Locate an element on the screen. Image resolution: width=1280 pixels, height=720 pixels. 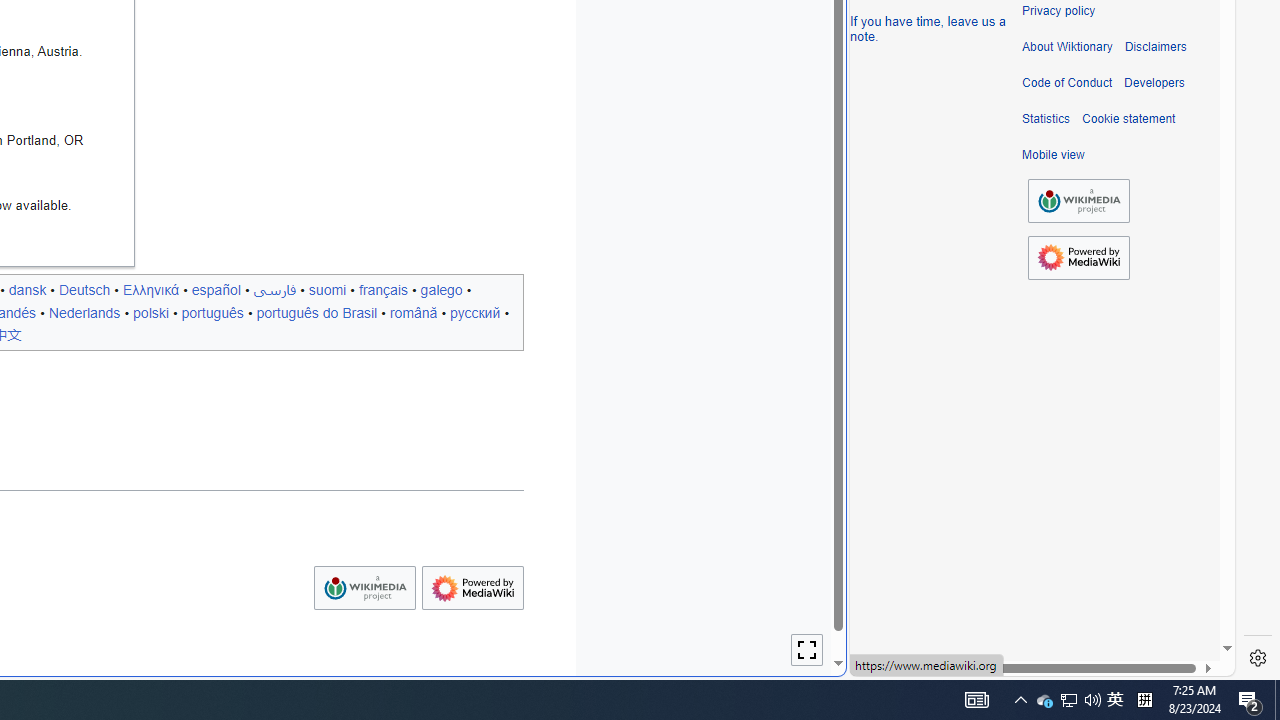
'Wikimedia Foundation' is located at coordinates (1078, 201).